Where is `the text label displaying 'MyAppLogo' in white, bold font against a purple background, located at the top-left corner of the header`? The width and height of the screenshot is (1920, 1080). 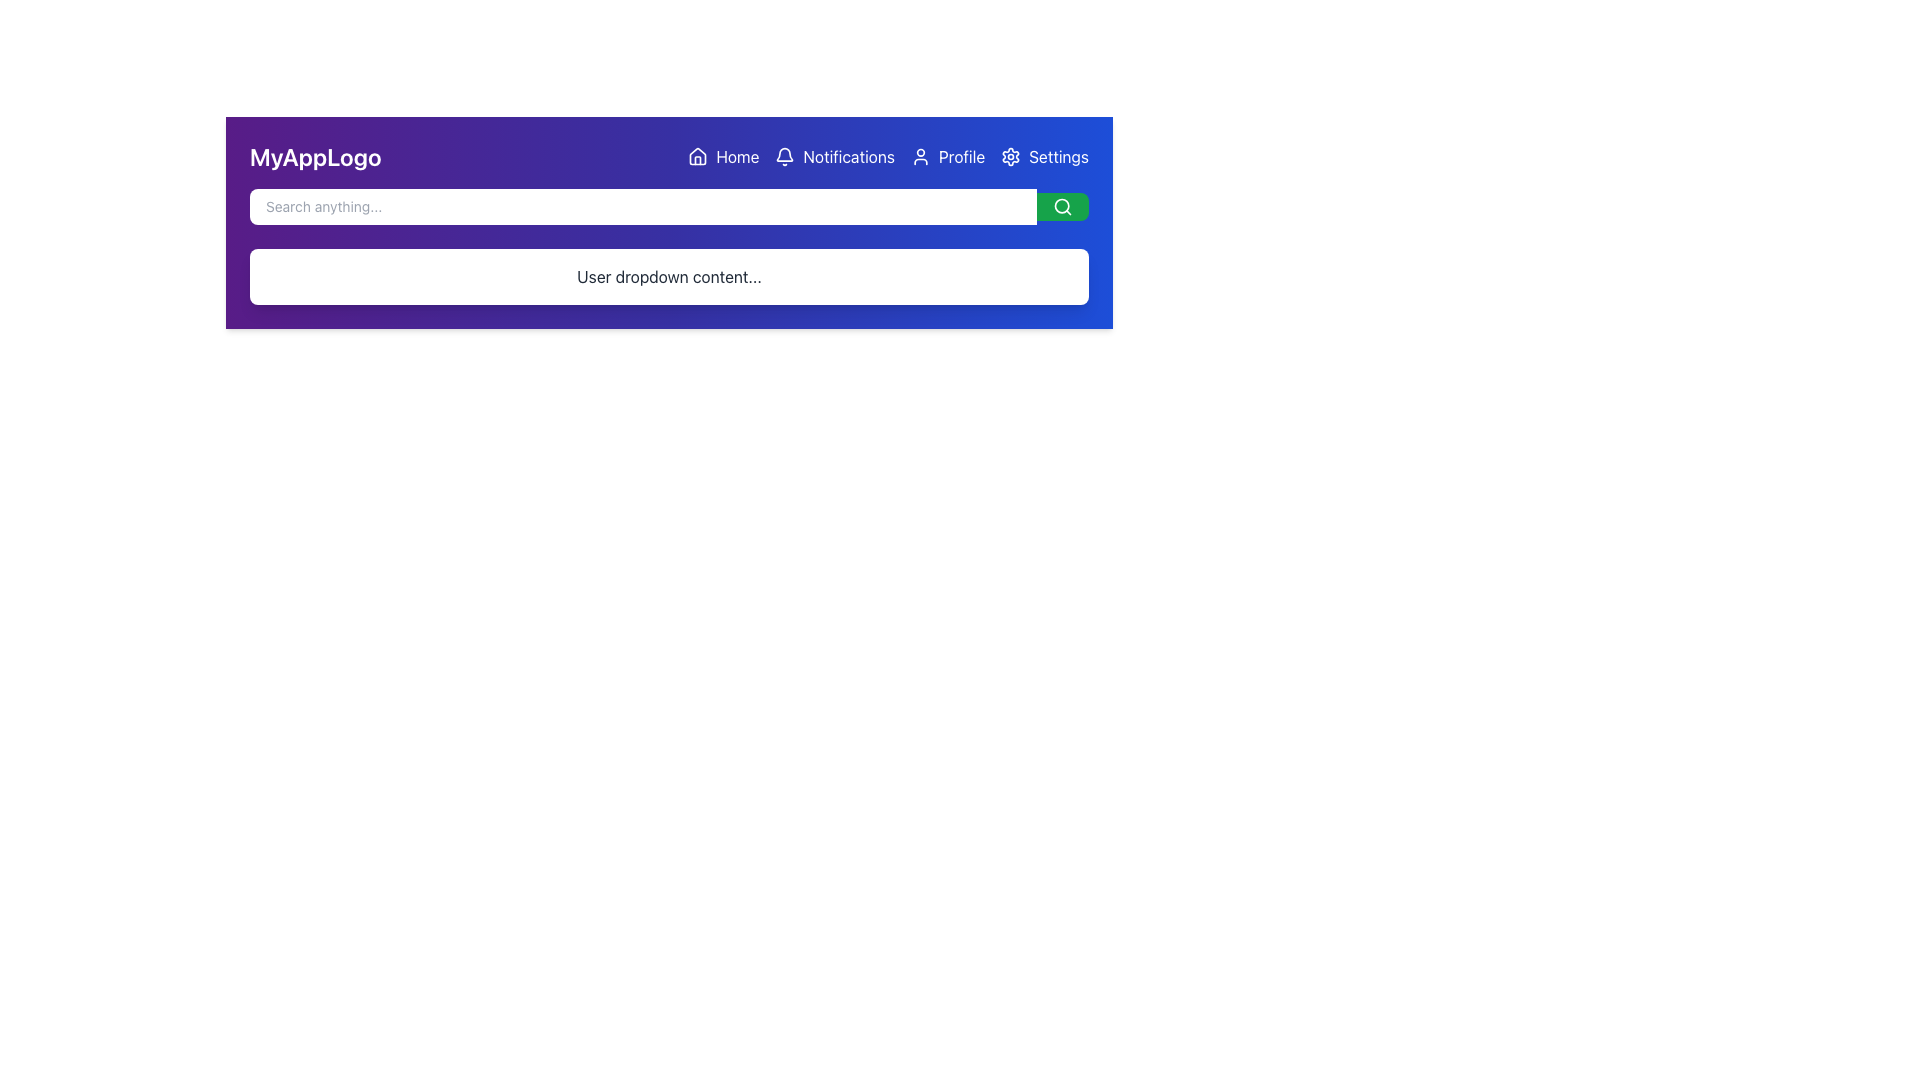
the text label displaying 'MyAppLogo' in white, bold font against a purple background, located at the top-left corner of the header is located at coordinates (314, 156).